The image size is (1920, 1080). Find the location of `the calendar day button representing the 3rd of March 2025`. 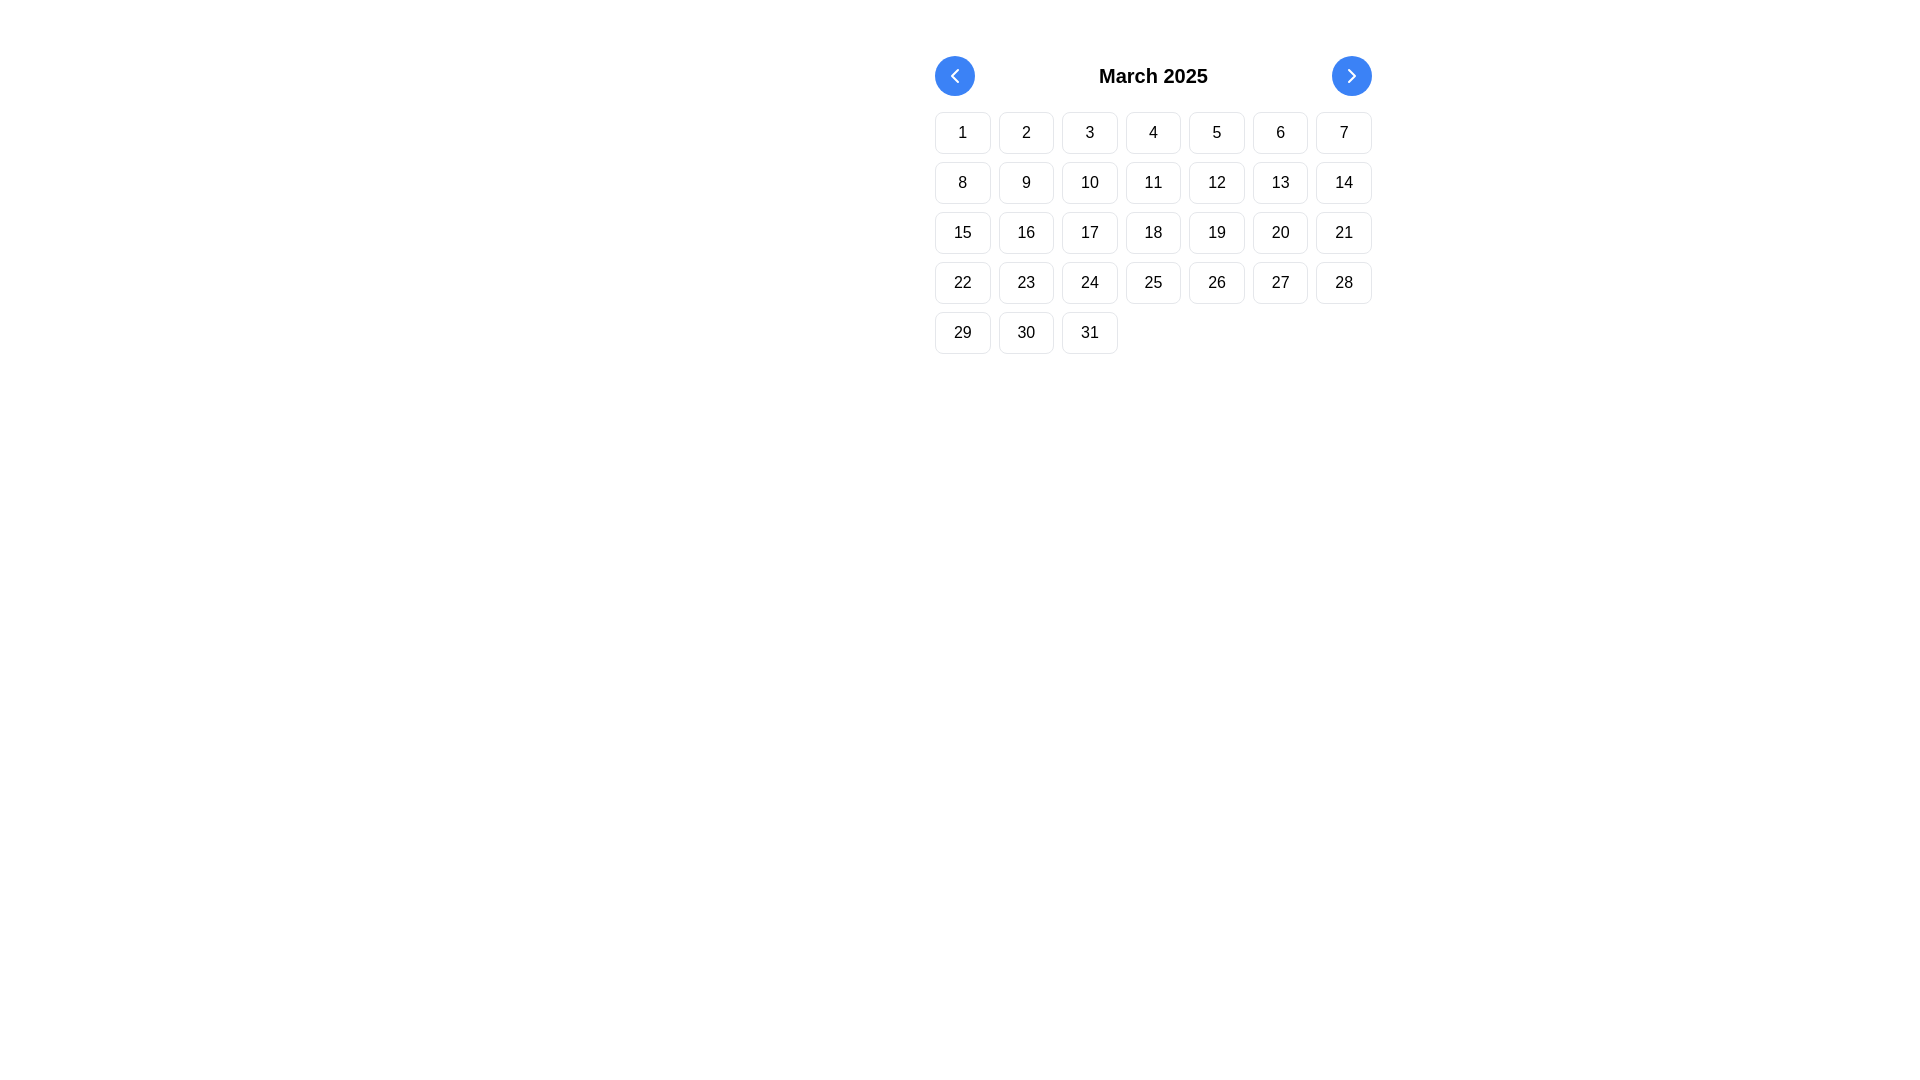

the calendar day button representing the 3rd of March 2025 is located at coordinates (1088, 132).